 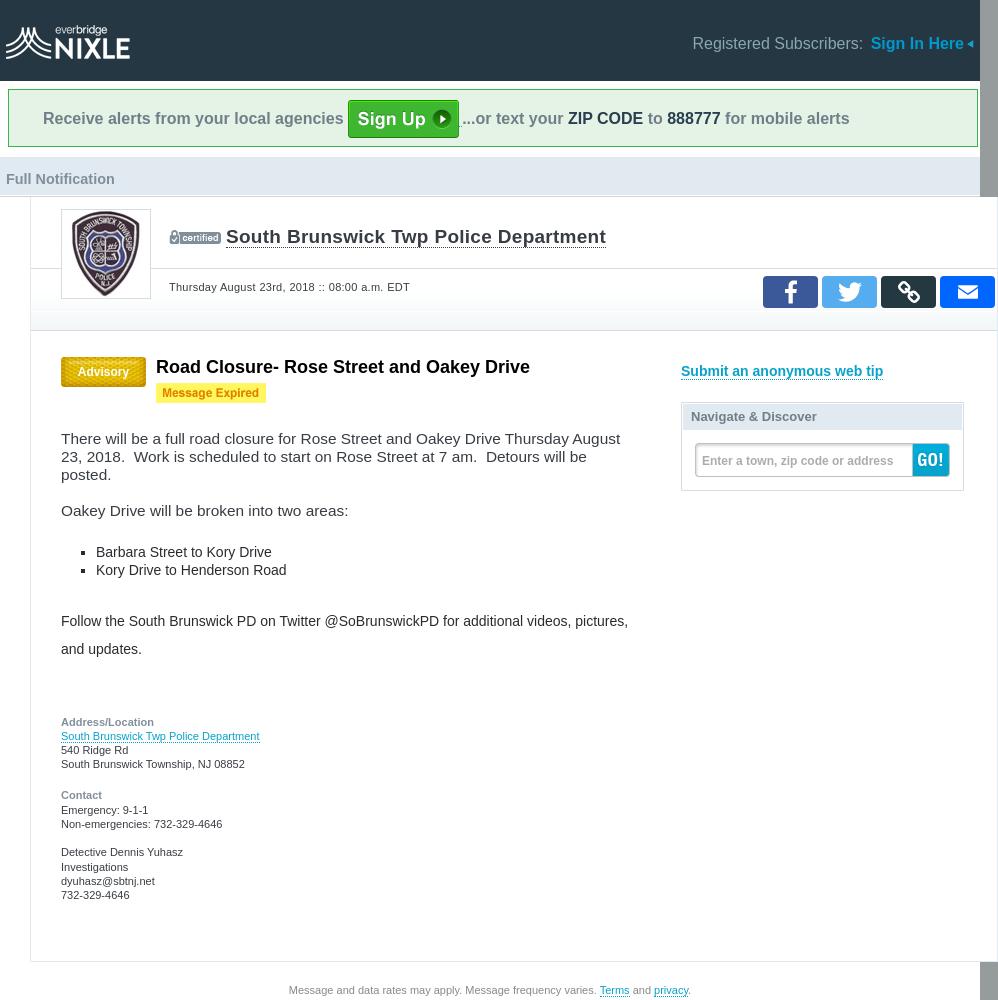 I want to click on 'Road Closure- Rose Street and Oakey Drive', so click(x=343, y=366).